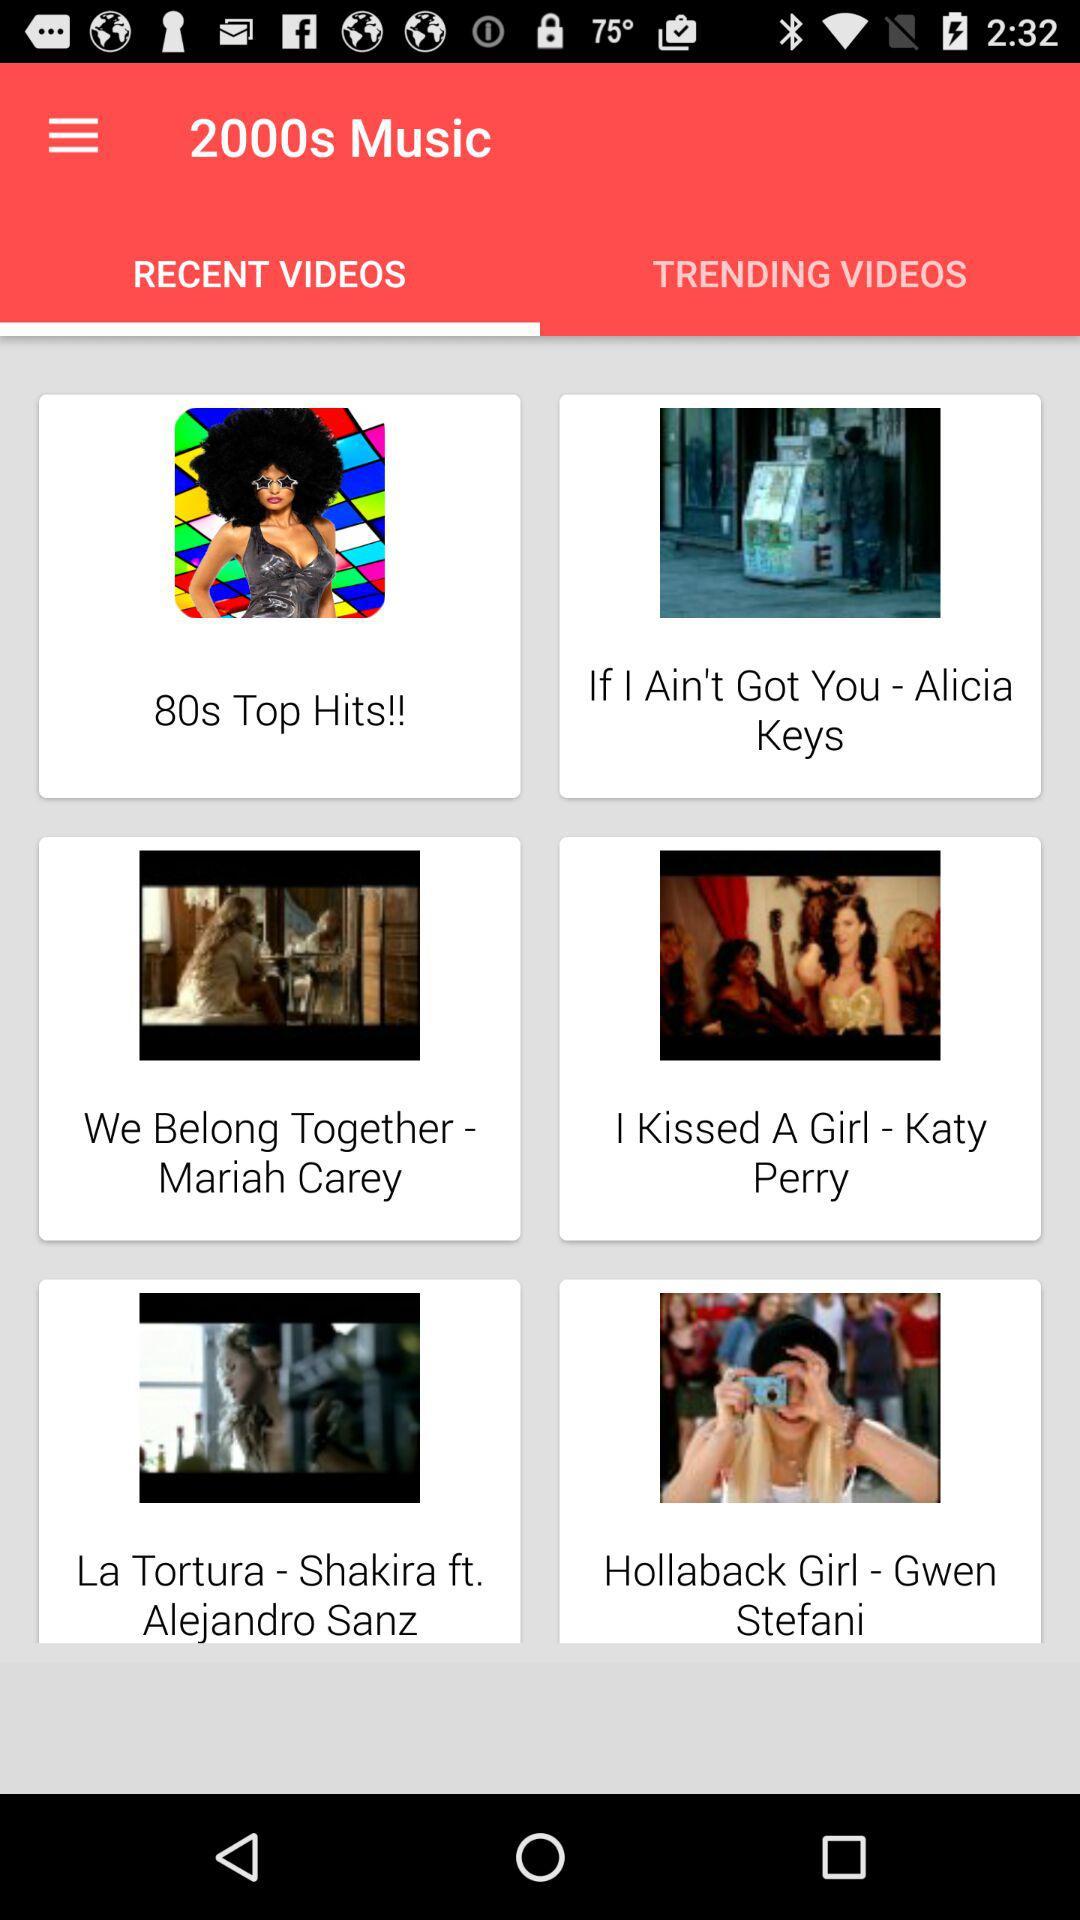 The height and width of the screenshot is (1920, 1080). What do you see at coordinates (72, 135) in the screenshot?
I see `item next to the 2000s music item` at bounding box center [72, 135].